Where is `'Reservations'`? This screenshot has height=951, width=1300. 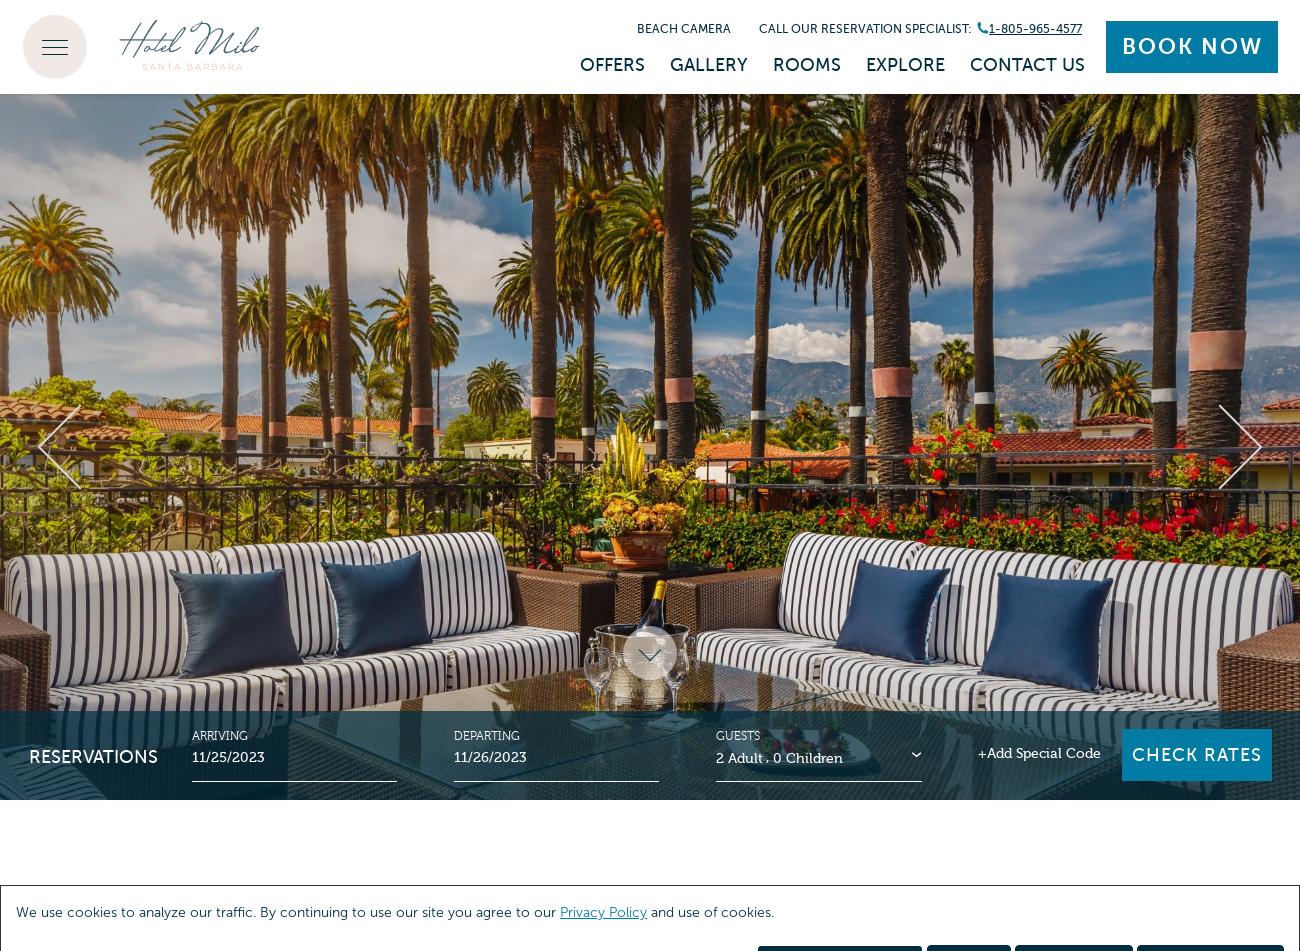
'Reservations' is located at coordinates (92, 755).